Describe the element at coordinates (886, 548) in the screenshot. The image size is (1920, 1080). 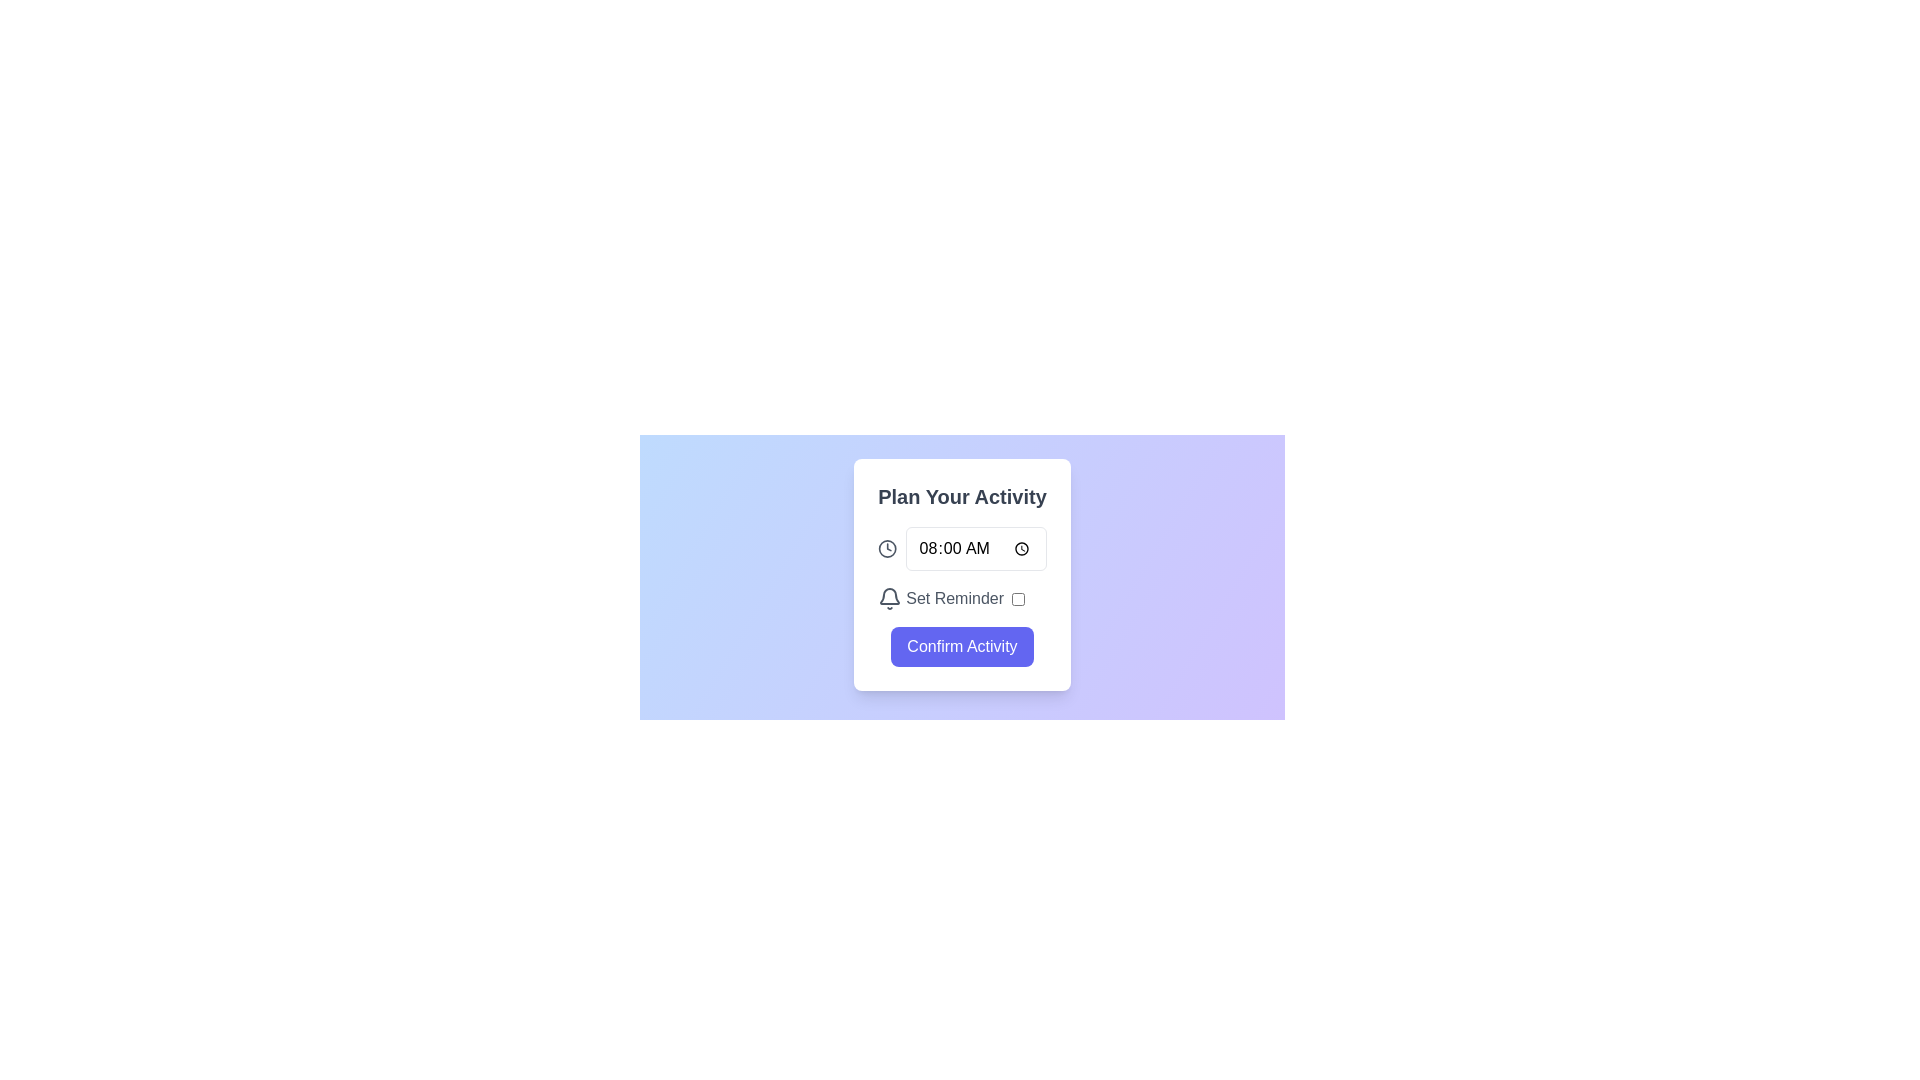
I see `the surrounding clock icon, which visually represents the outer boundary of a clock and is located to the right of the time input field within the 'Plan Your Activity' card layout` at that location.